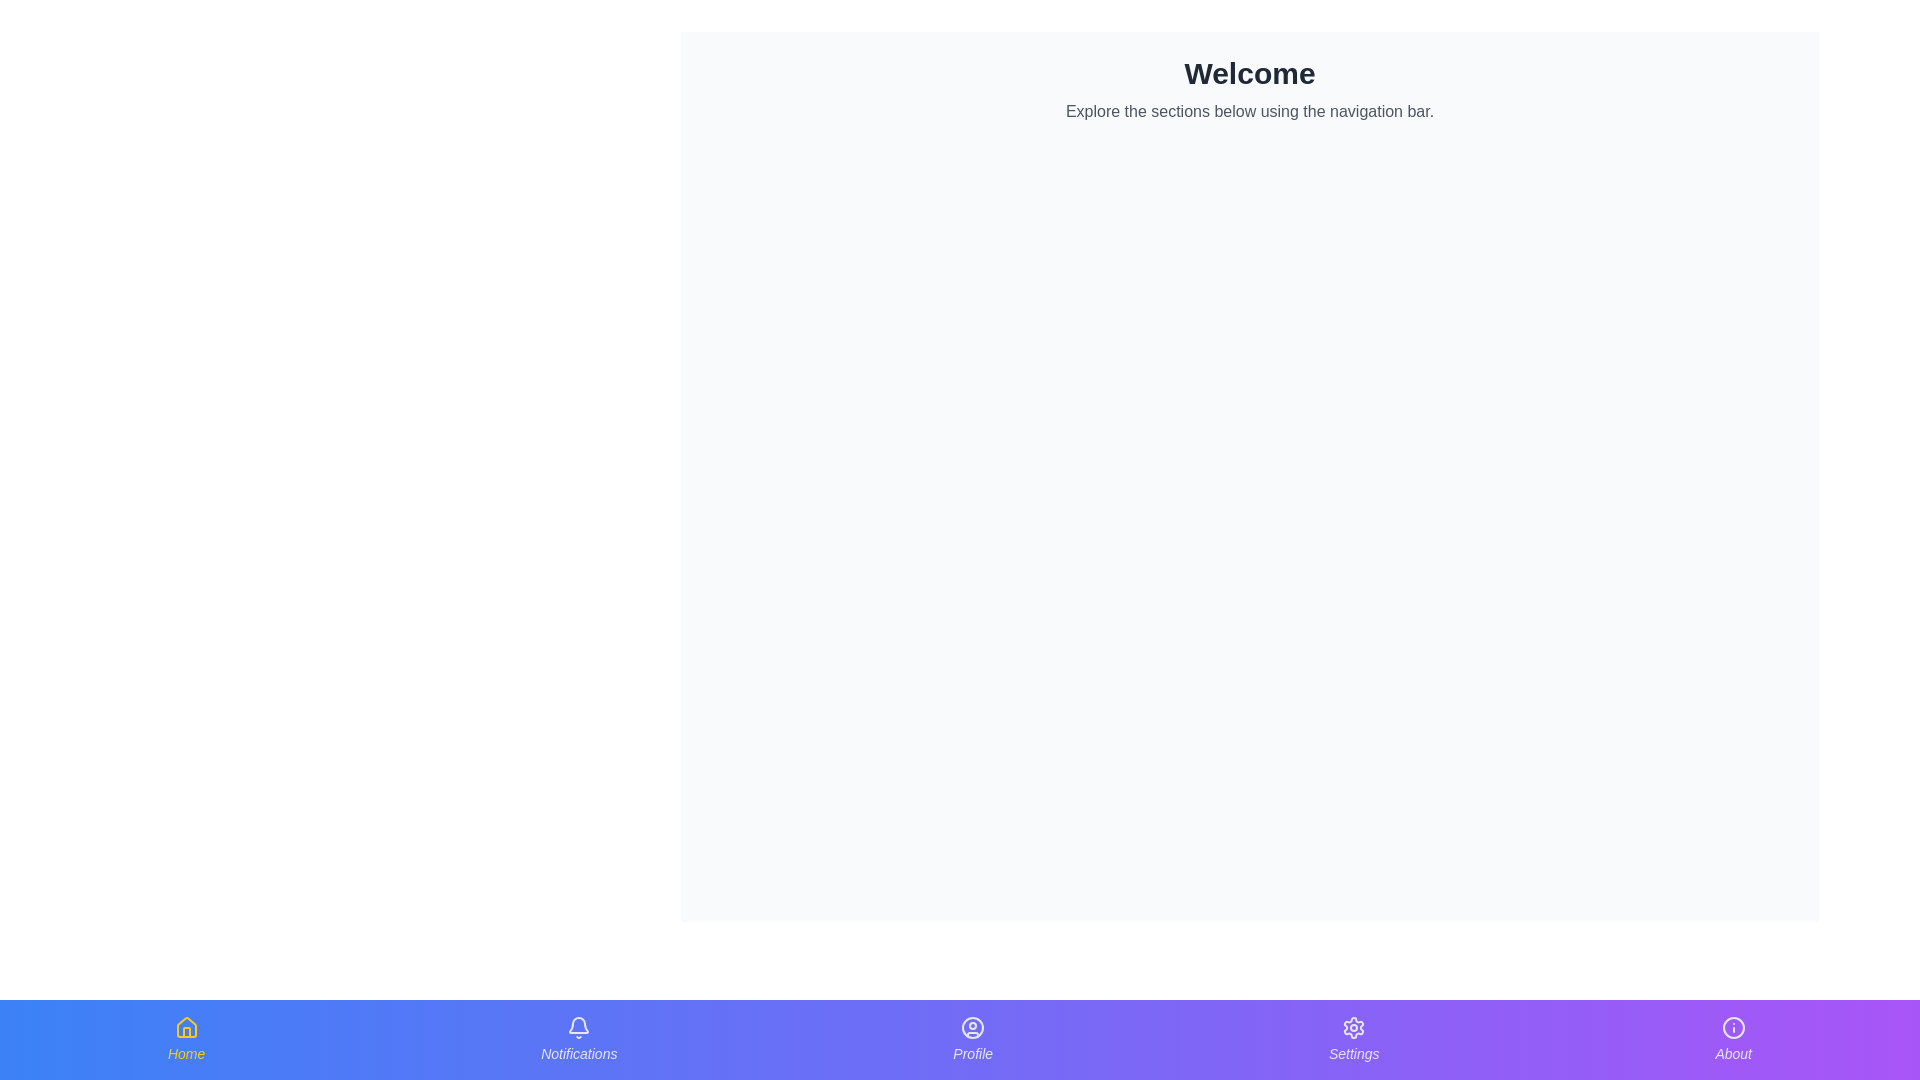 This screenshot has height=1080, width=1920. Describe the element at coordinates (1354, 1052) in the screenshot. I see `the Settings text label in the navigation bar` at that location.